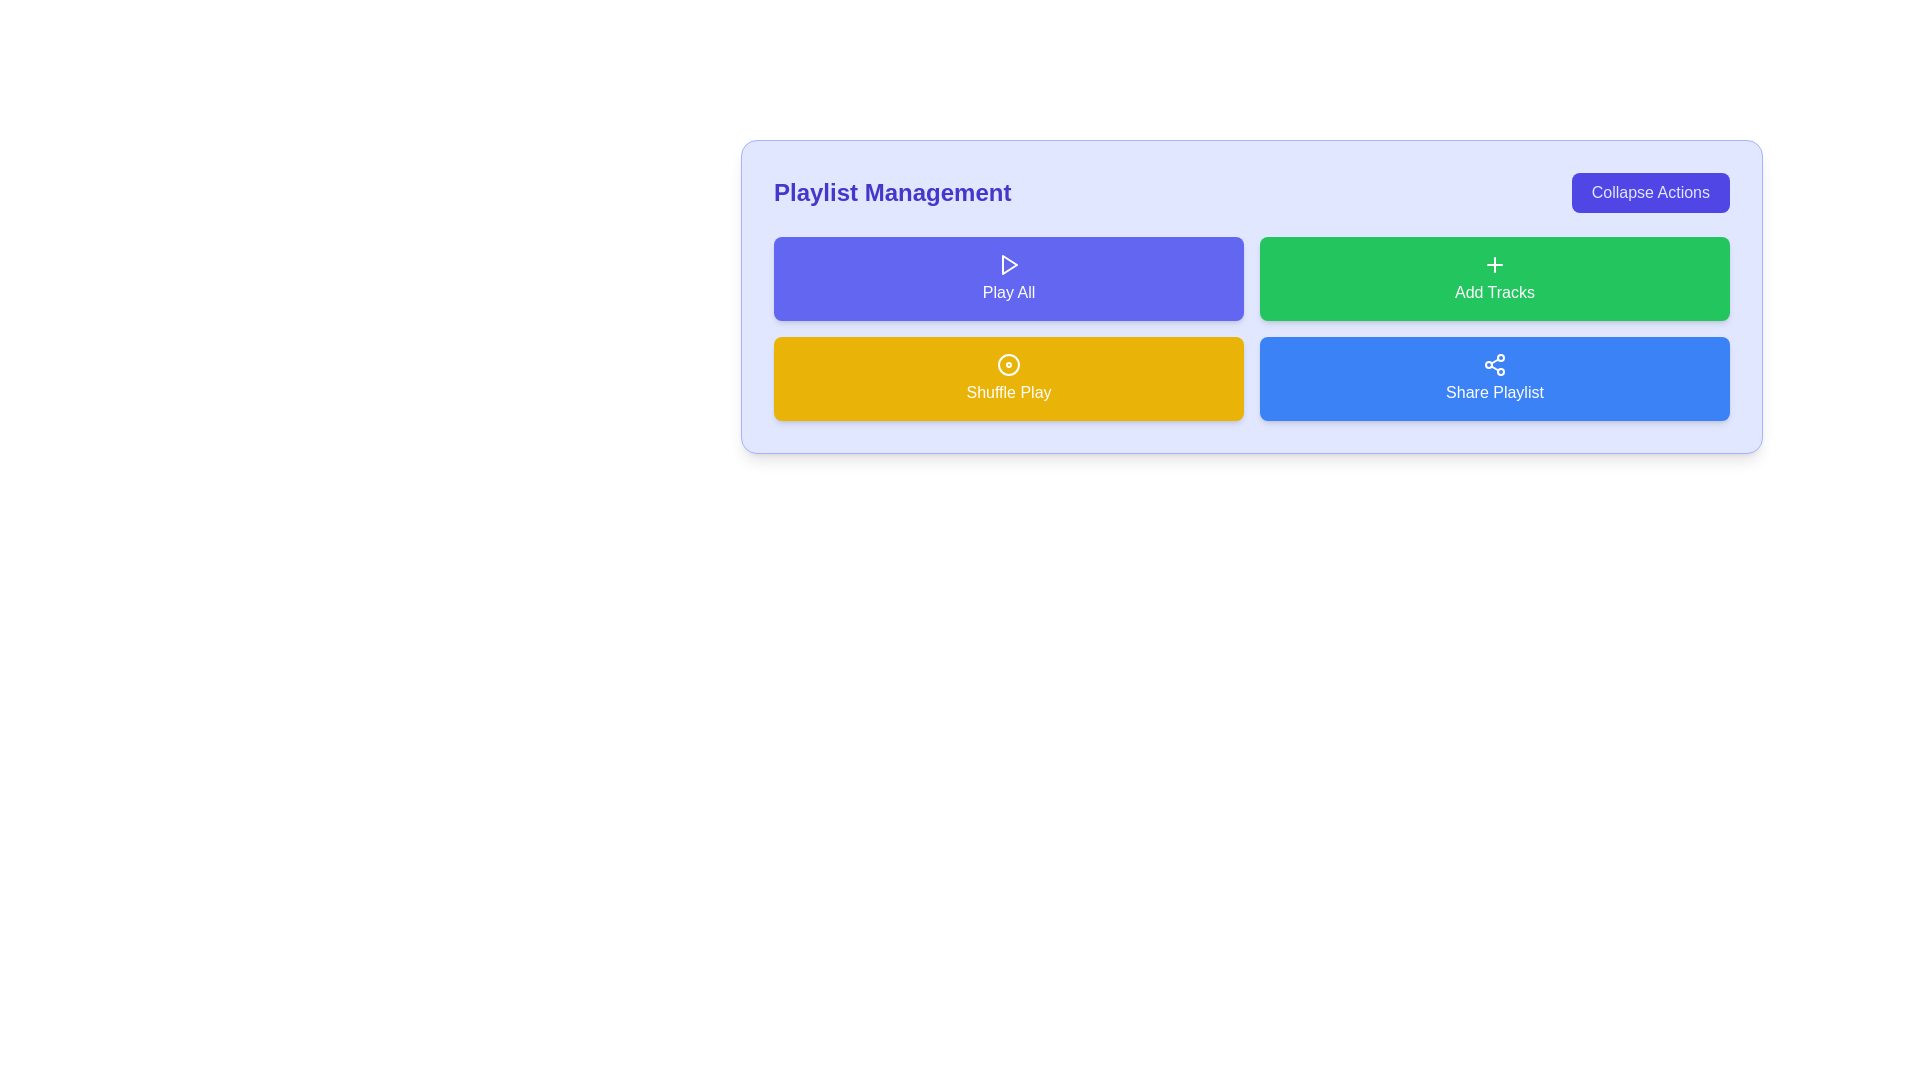 This screenshot has width=1920, height=1080. Describe the element at coordinates (1494, 378) in the screenshot. I see `the interactive button located in the bottom-right of the 'Playlist Management' section` at that location.